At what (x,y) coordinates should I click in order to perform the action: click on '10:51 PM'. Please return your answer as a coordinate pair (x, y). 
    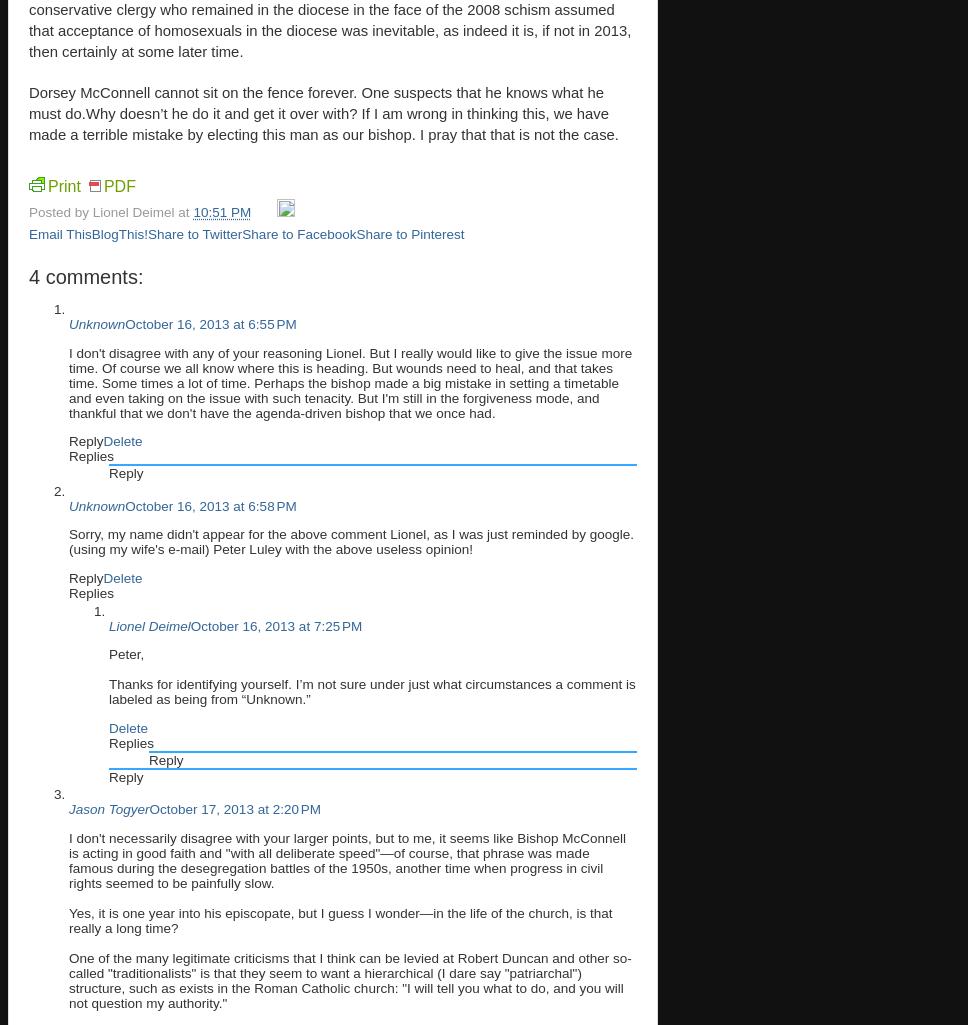
    Looking at the image, I should click on (220, 212).